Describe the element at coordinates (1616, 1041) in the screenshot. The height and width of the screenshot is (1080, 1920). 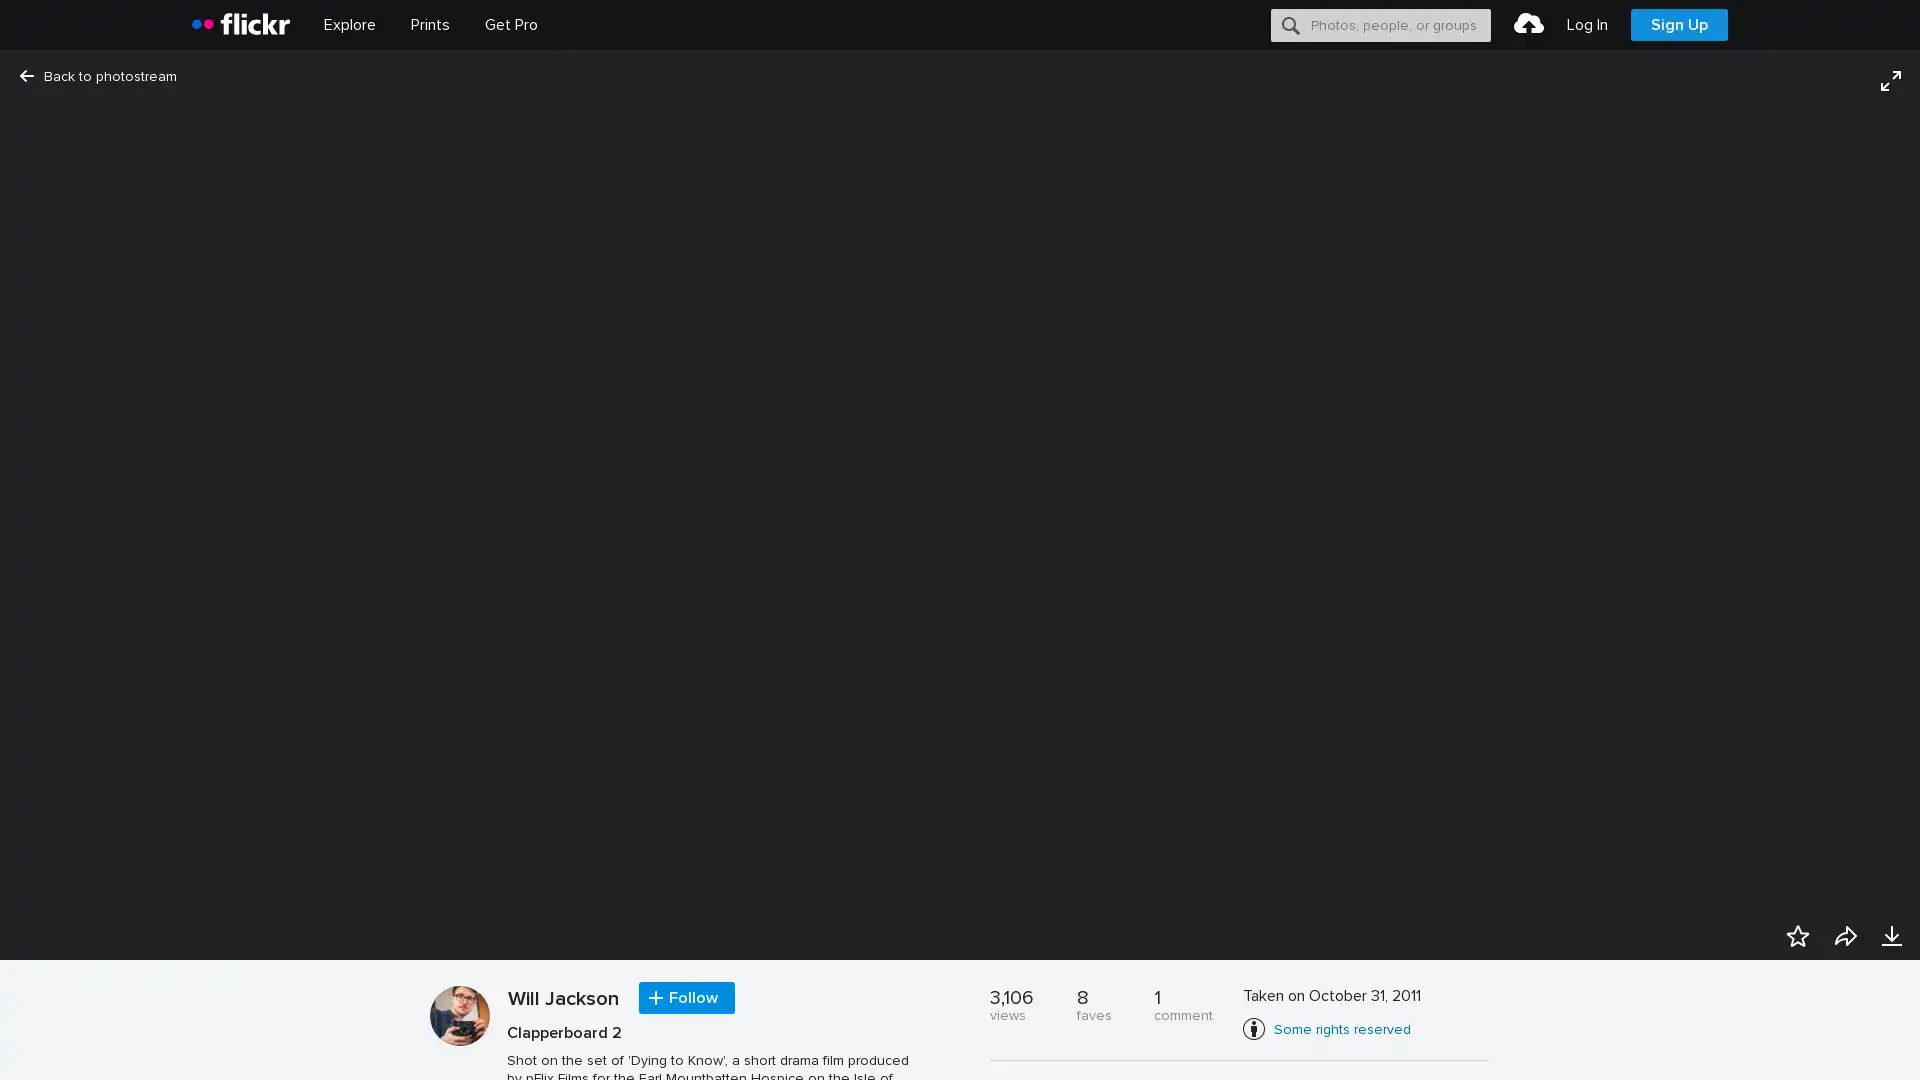
I see `Opt-out` at that location.